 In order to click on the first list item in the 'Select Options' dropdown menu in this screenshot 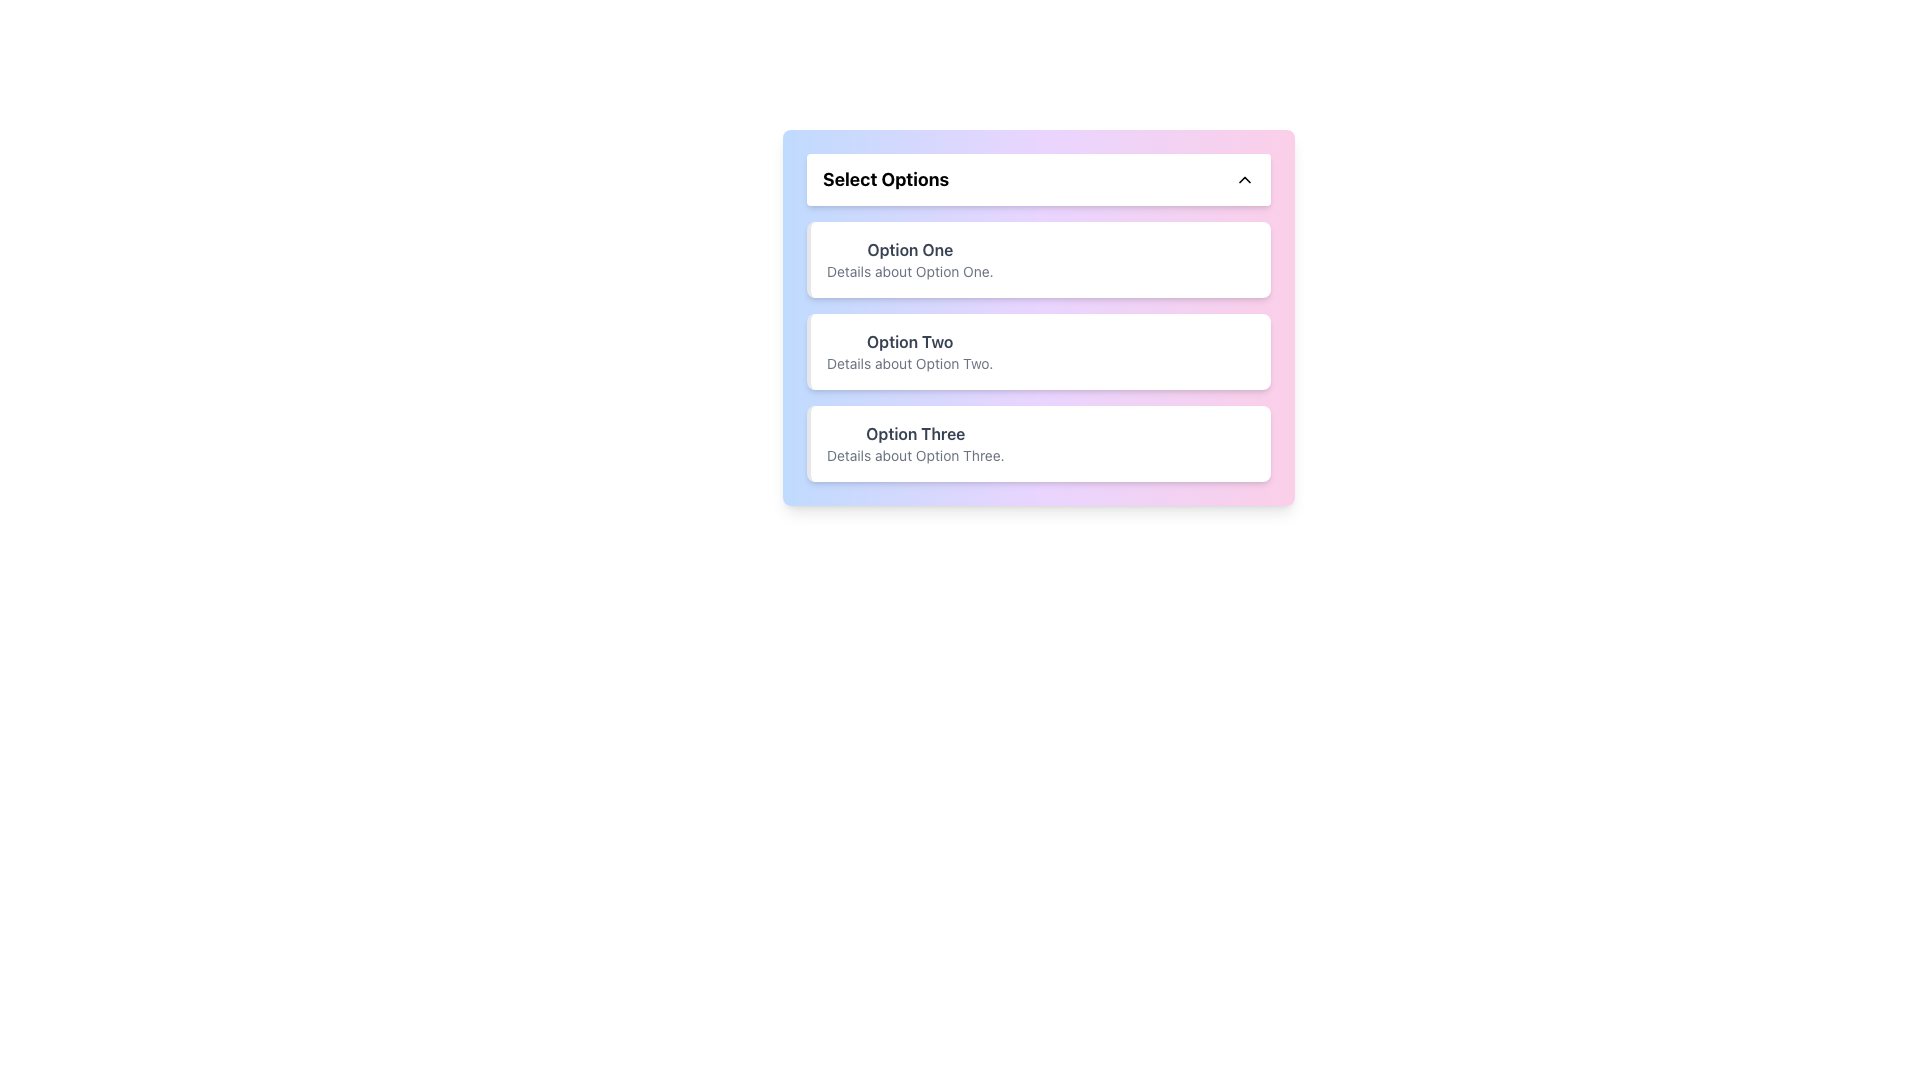, I will do `click(909, 258)`.